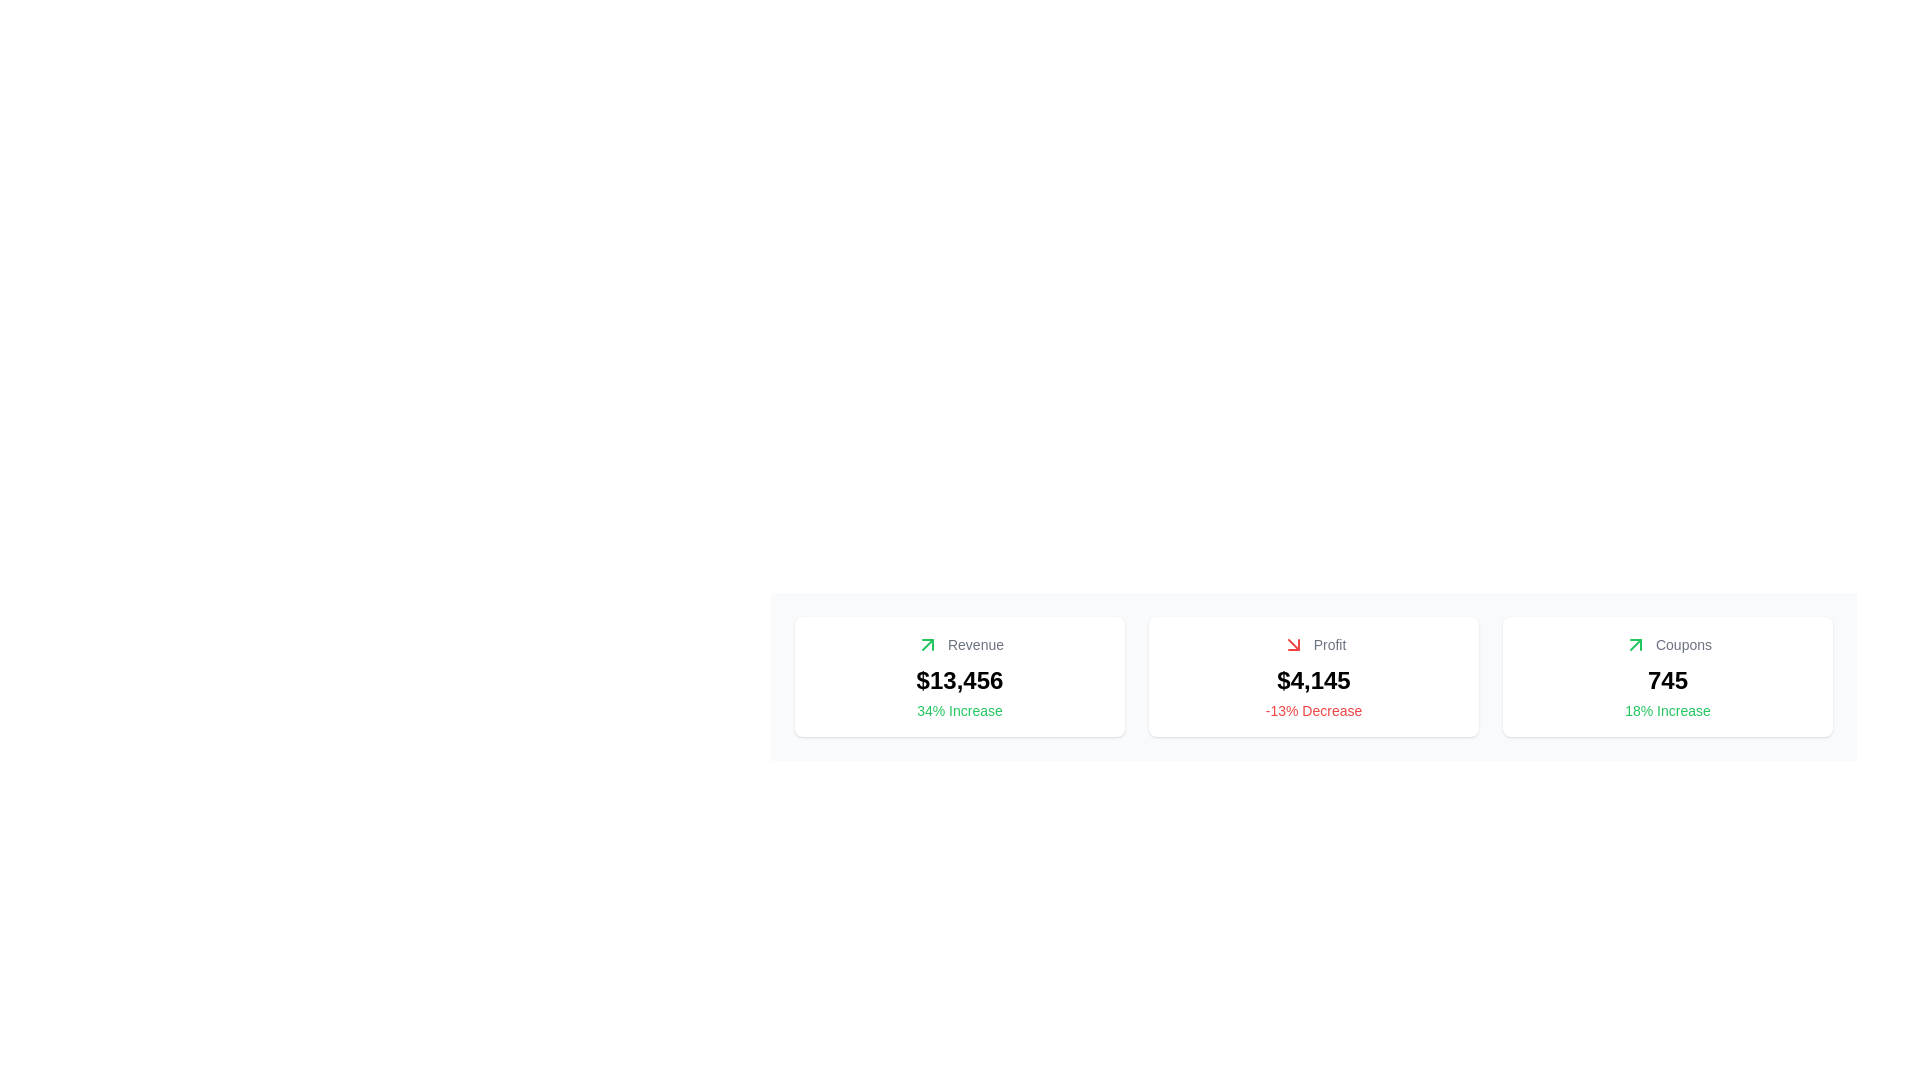 Image resolution: width=1920 pixels, height=1080 pixels. Describe the element at coordinates (1314, 680) in the screenshot. I see `the static Text Label displaying the profit amount, located in the second card of a three-card horizontal row, below the title 'Profit'` at that location.